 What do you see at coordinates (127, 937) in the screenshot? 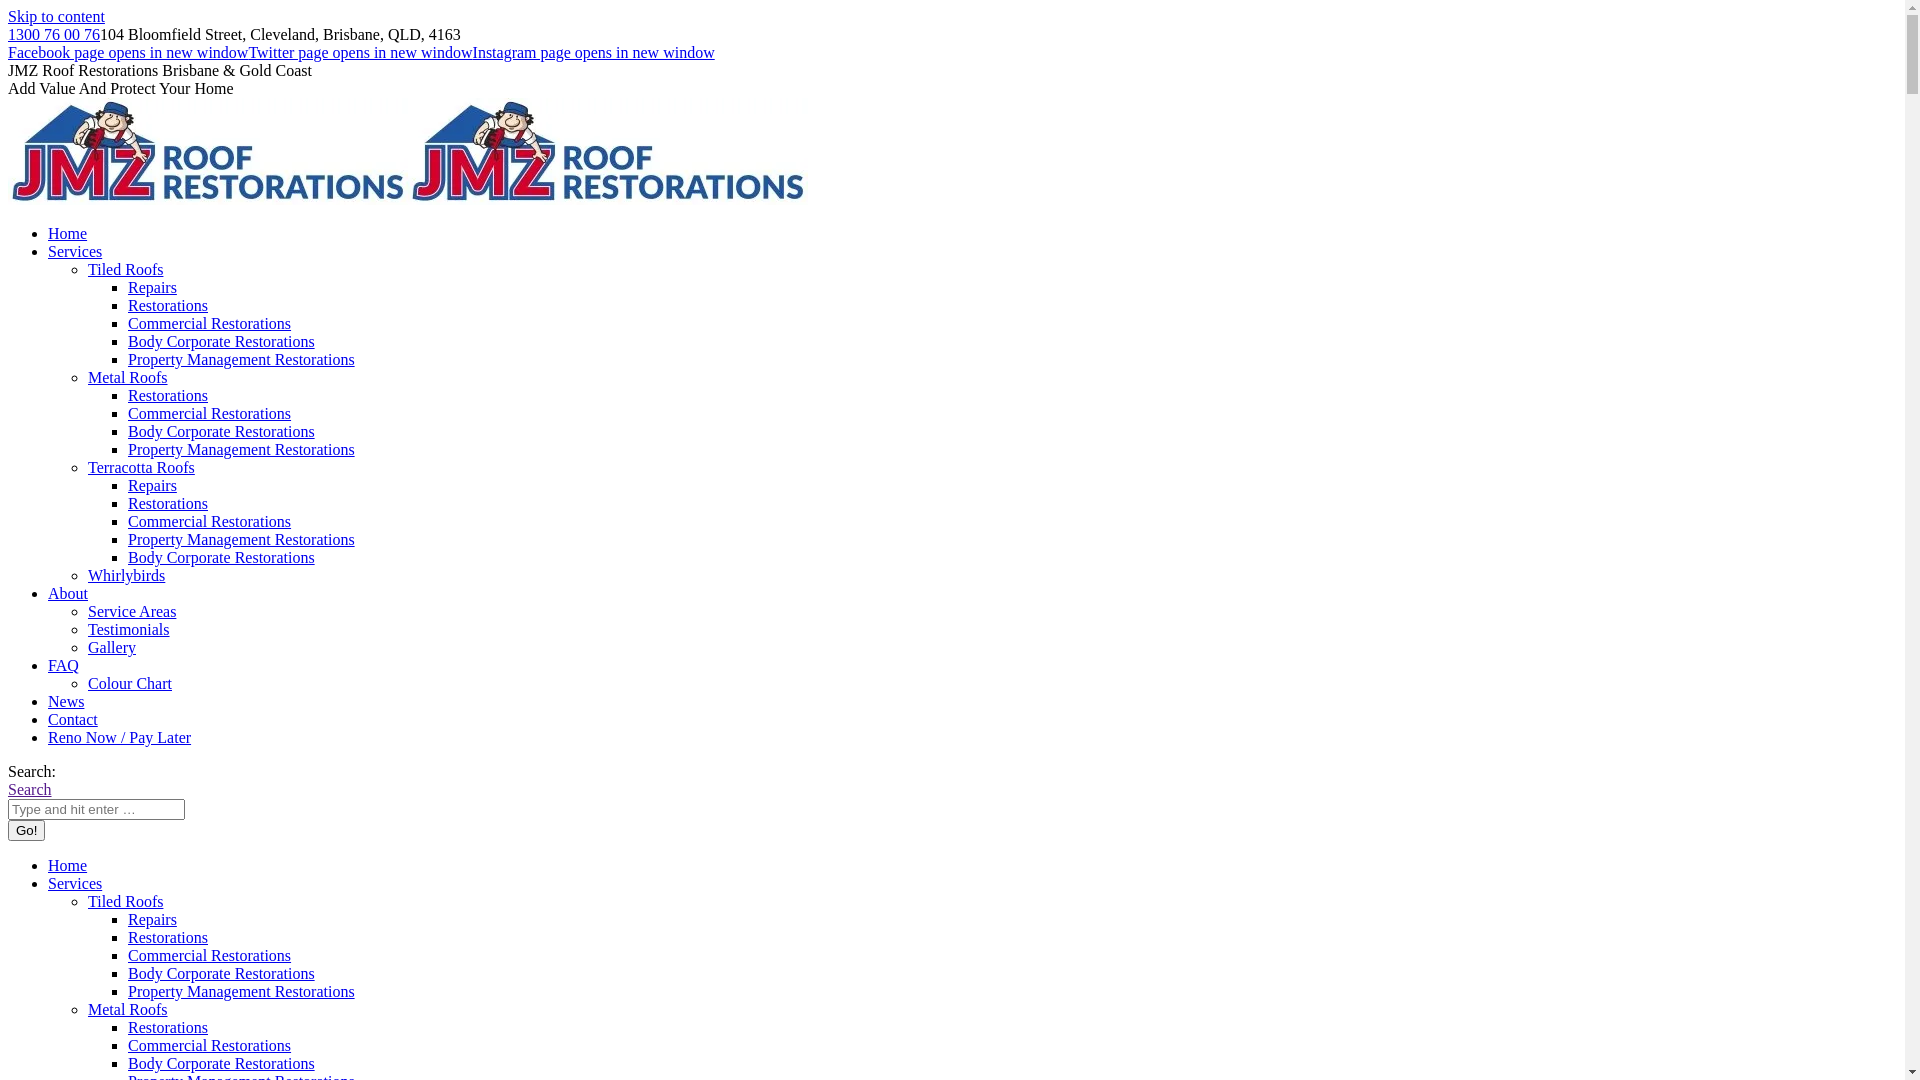
I see `'Restorations'` at bounding box center [127, 937].